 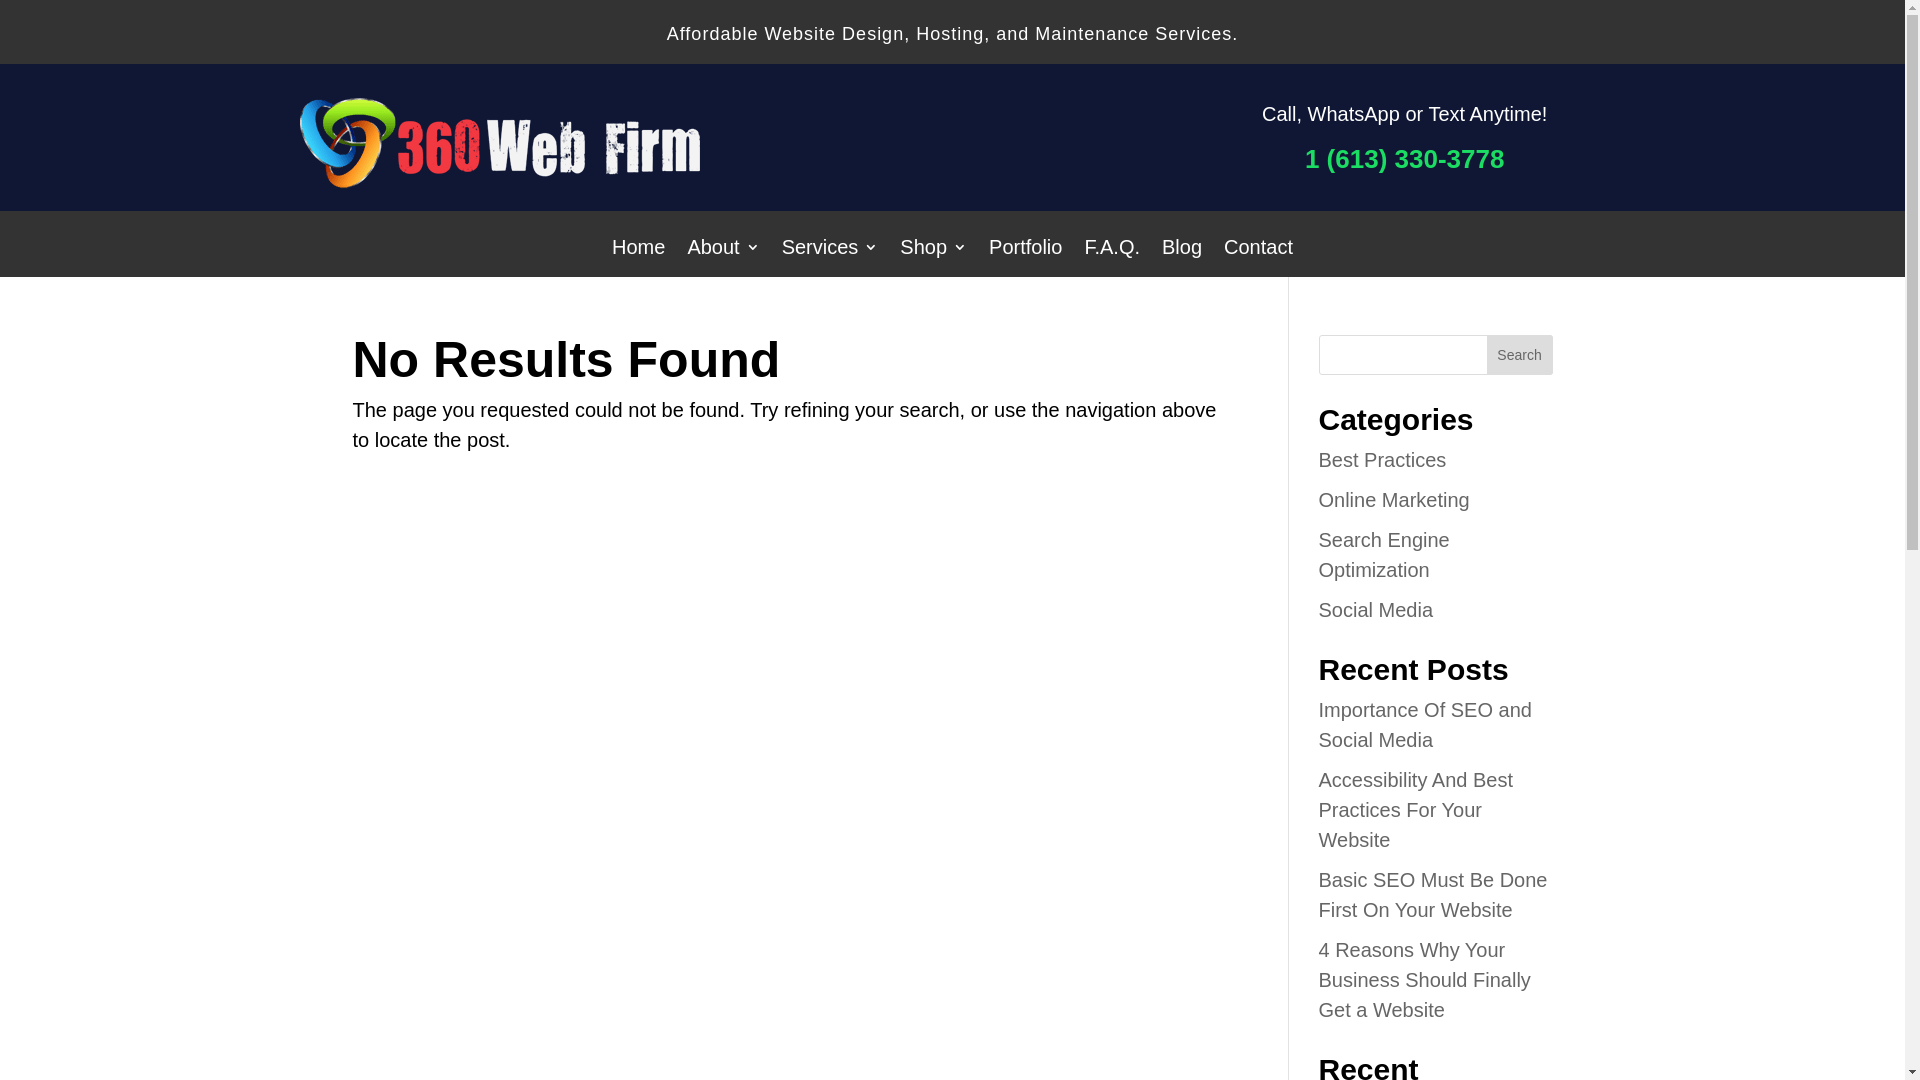 I want to click on 'Best Practices', so click(x=1381, y=459).